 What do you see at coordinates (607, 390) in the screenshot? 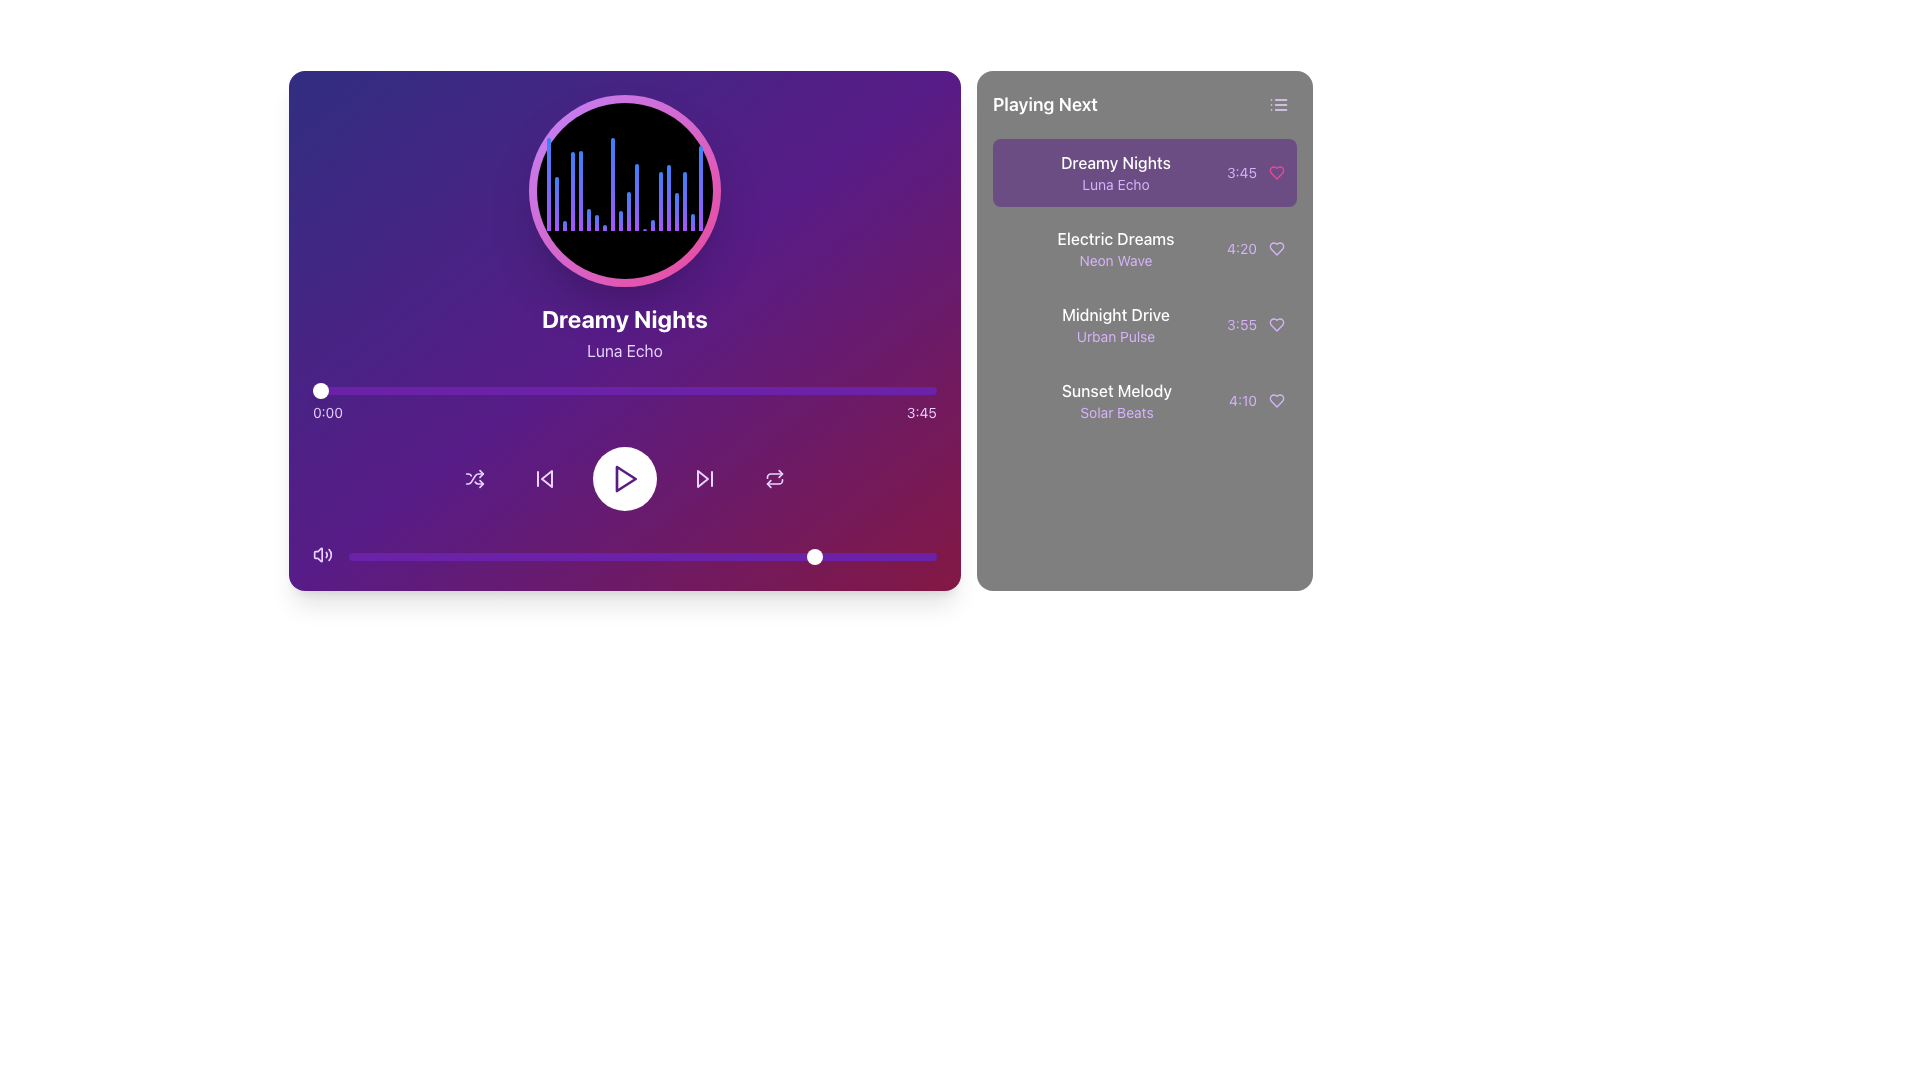
I see `the playback position` at bounding box center [607, 390].